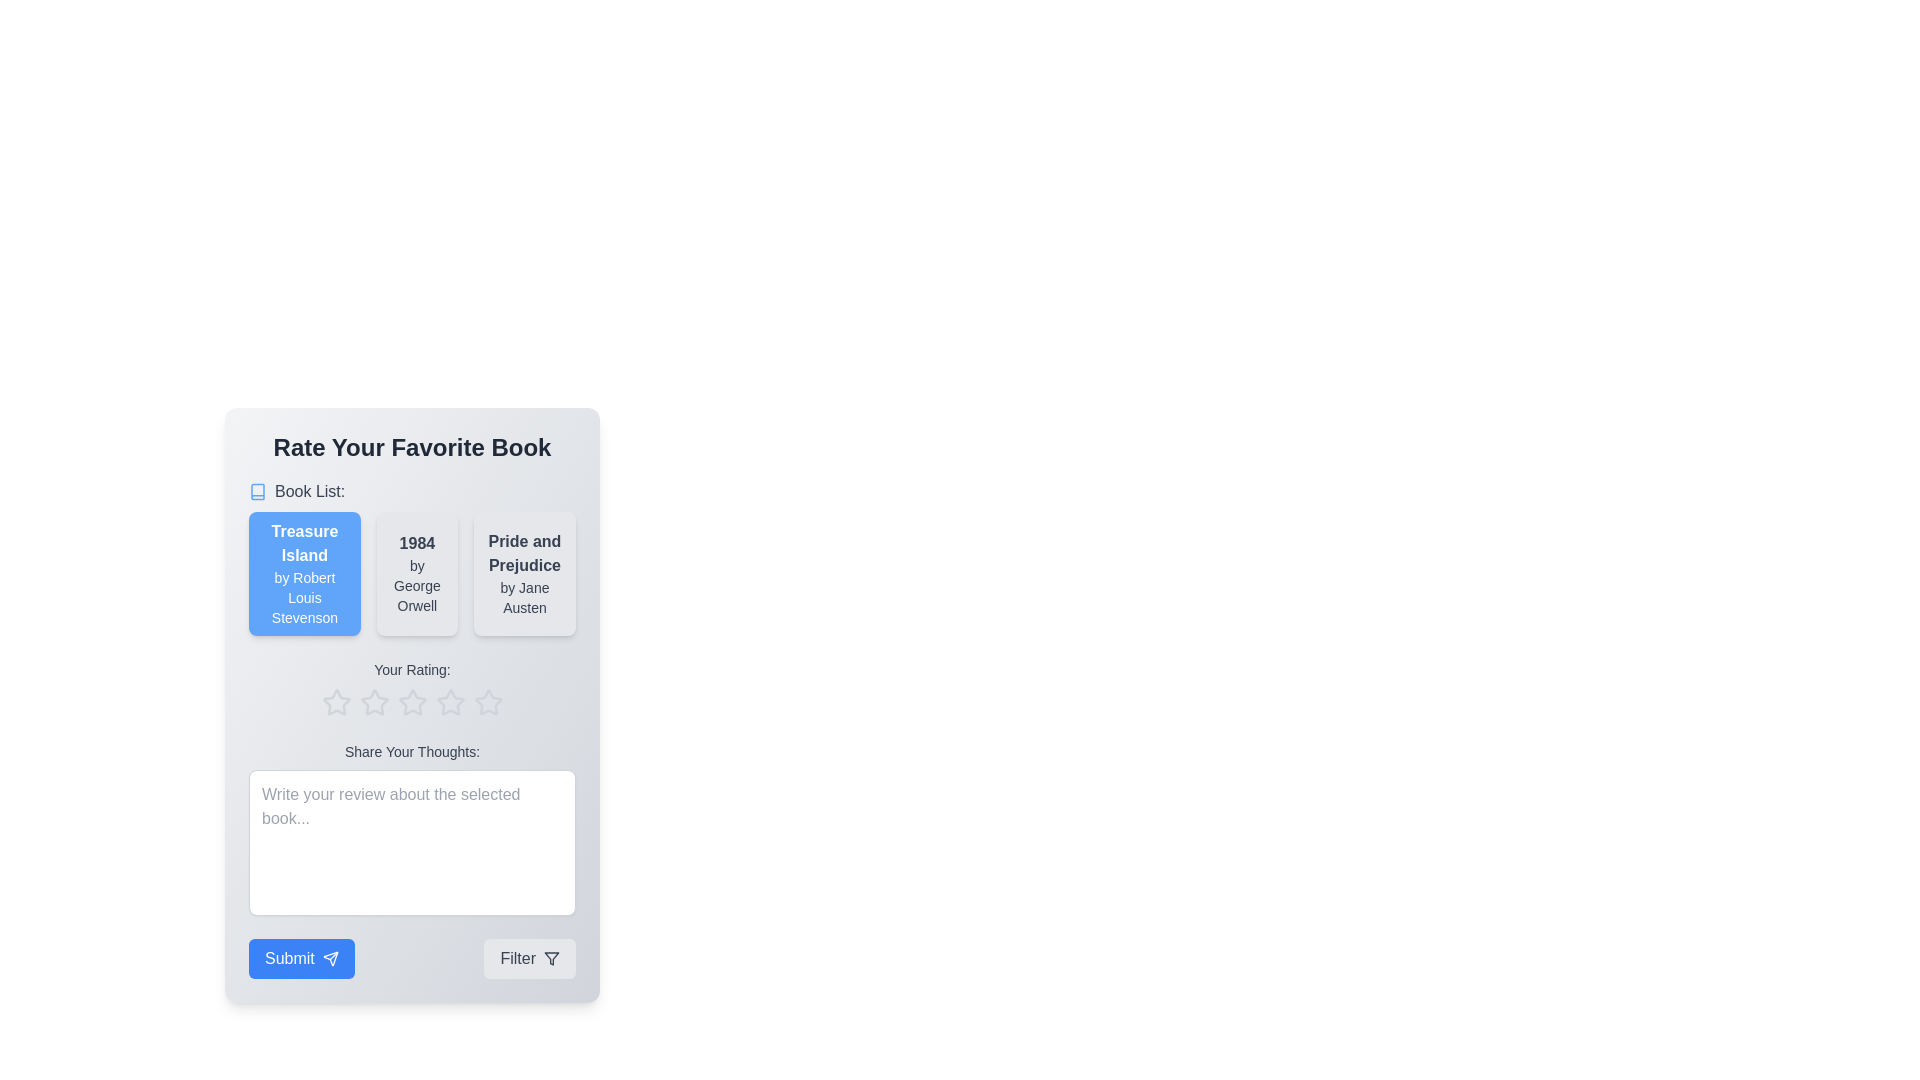 The height and width of the screenshot is (1080, 1920). I want to click on the filter button which contains the funnel icon, so click(552, 958).